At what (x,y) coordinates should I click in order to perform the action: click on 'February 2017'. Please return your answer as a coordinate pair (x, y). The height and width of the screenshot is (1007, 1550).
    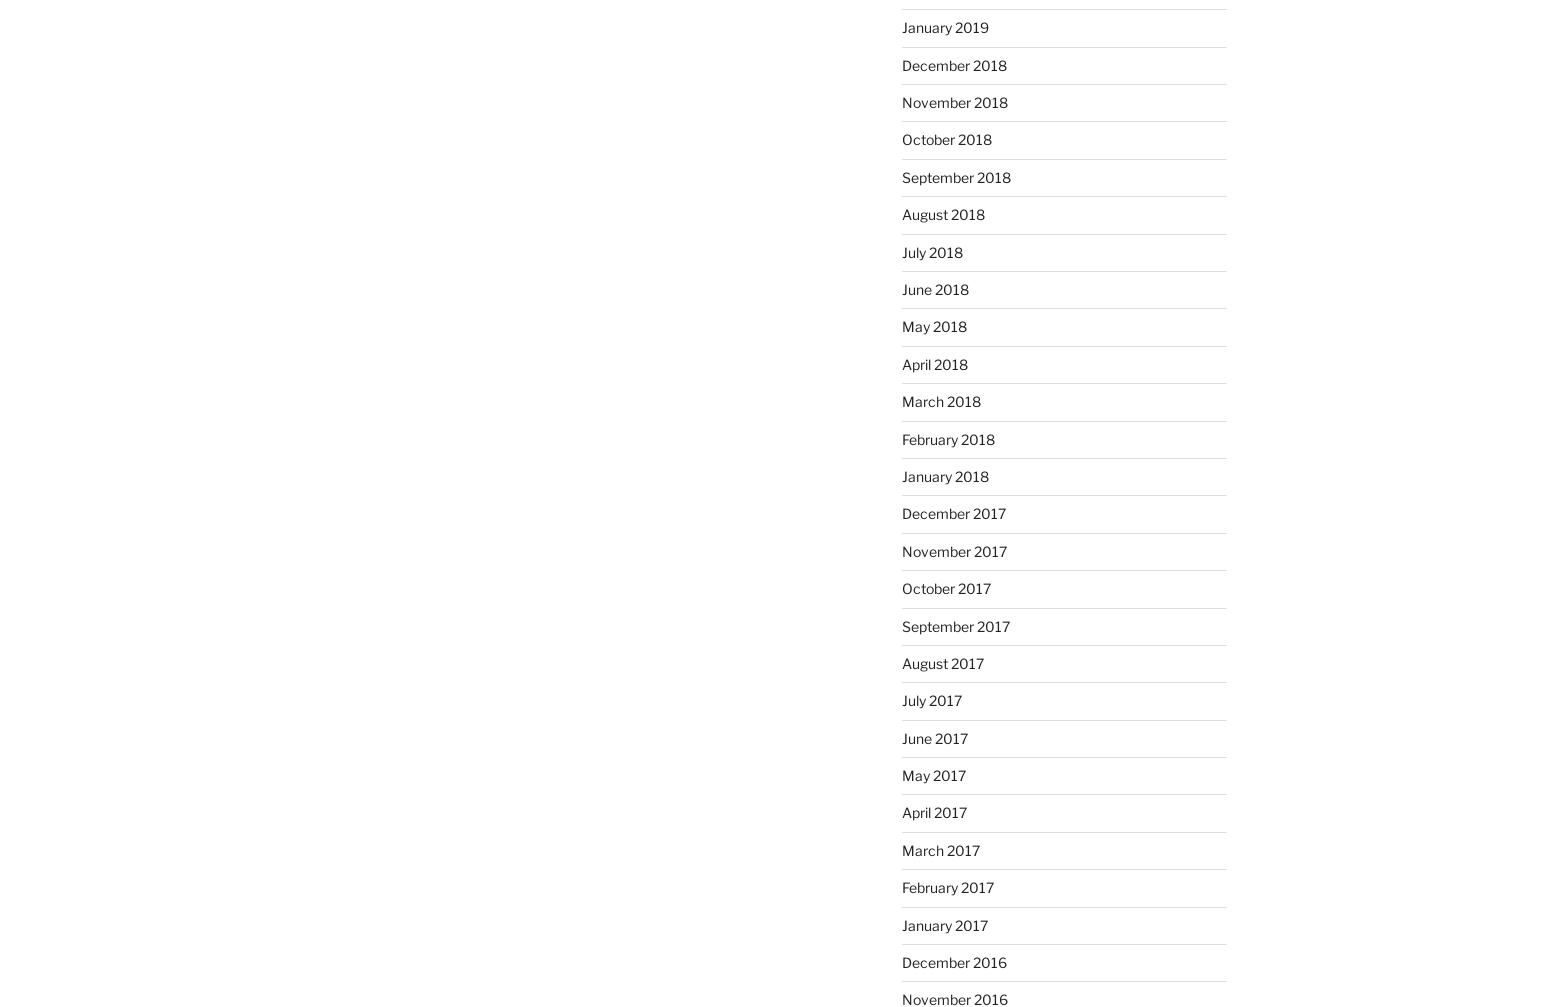
    Looking at the image, I should click on (946, 886).